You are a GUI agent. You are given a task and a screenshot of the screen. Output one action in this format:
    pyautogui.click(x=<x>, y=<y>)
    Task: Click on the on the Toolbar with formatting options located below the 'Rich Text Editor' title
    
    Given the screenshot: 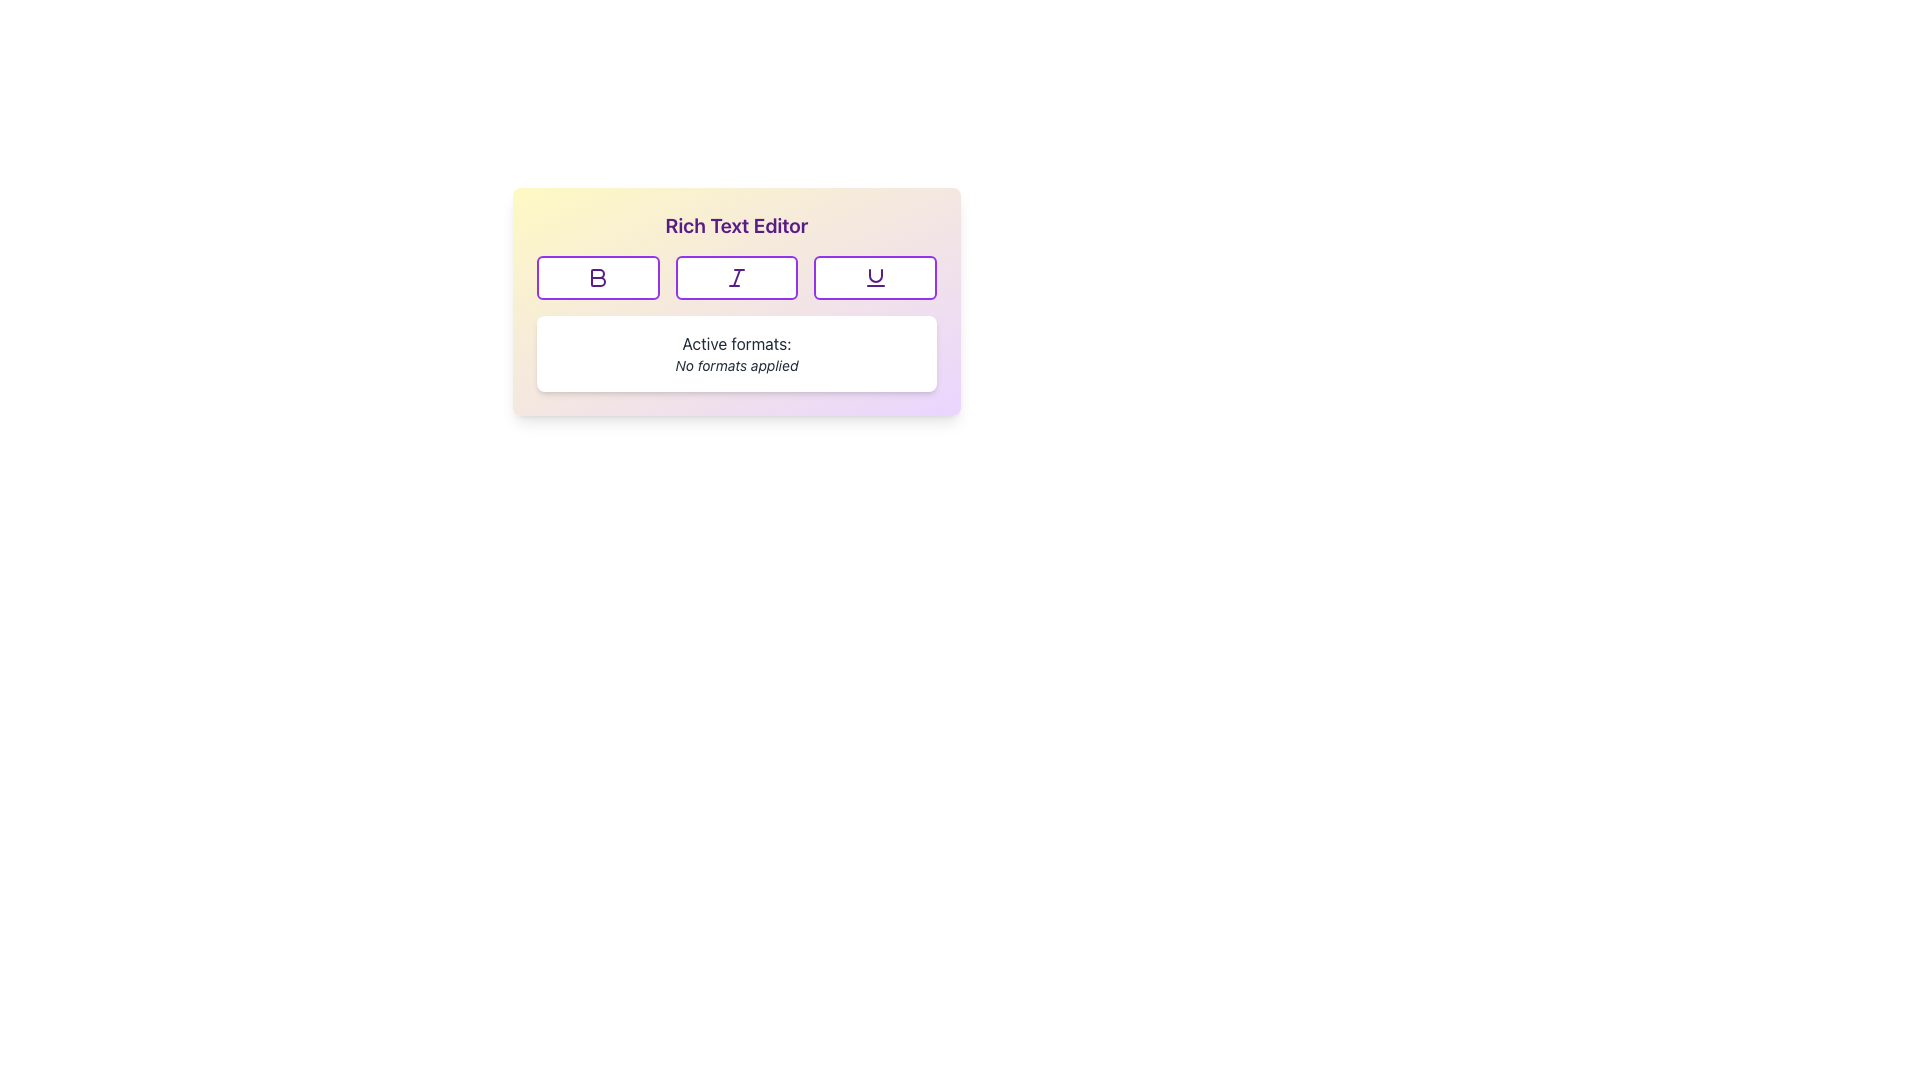 What is the action you would take?
    pyautogui.click(x=736, y=277)
    